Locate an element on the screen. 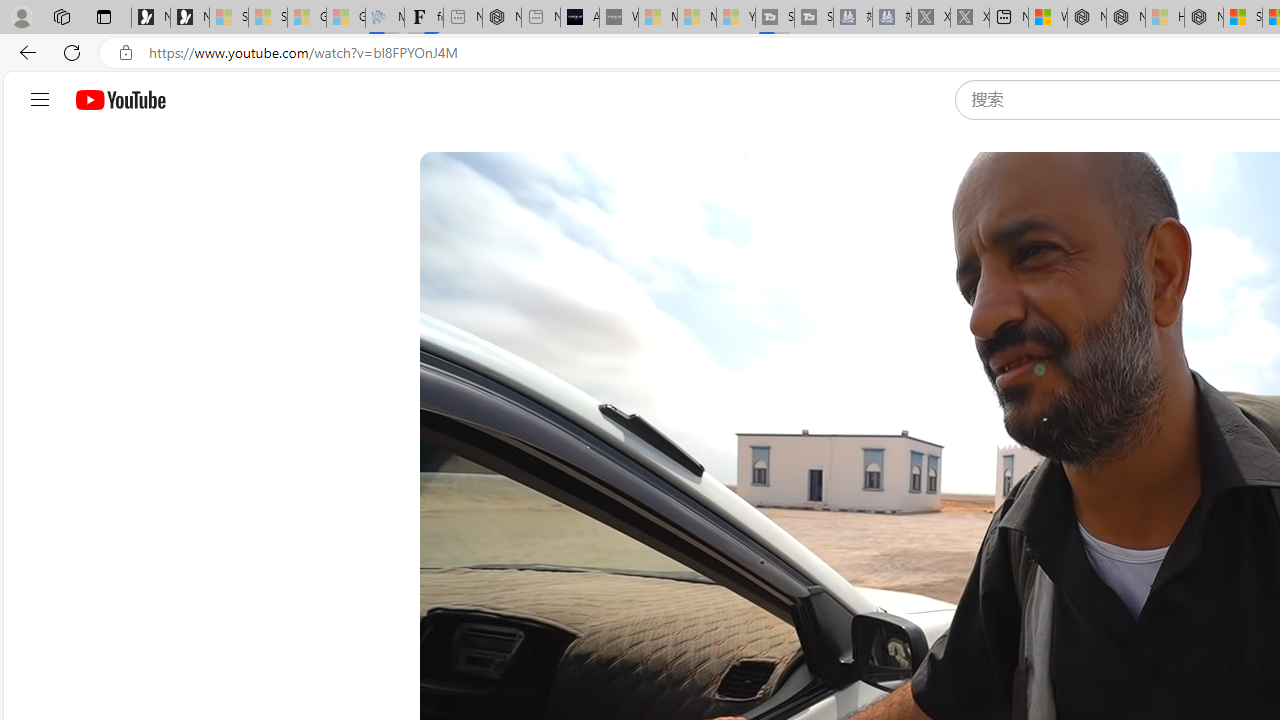  'Newsletter Sign Up' is located at coordinates (190, 17).